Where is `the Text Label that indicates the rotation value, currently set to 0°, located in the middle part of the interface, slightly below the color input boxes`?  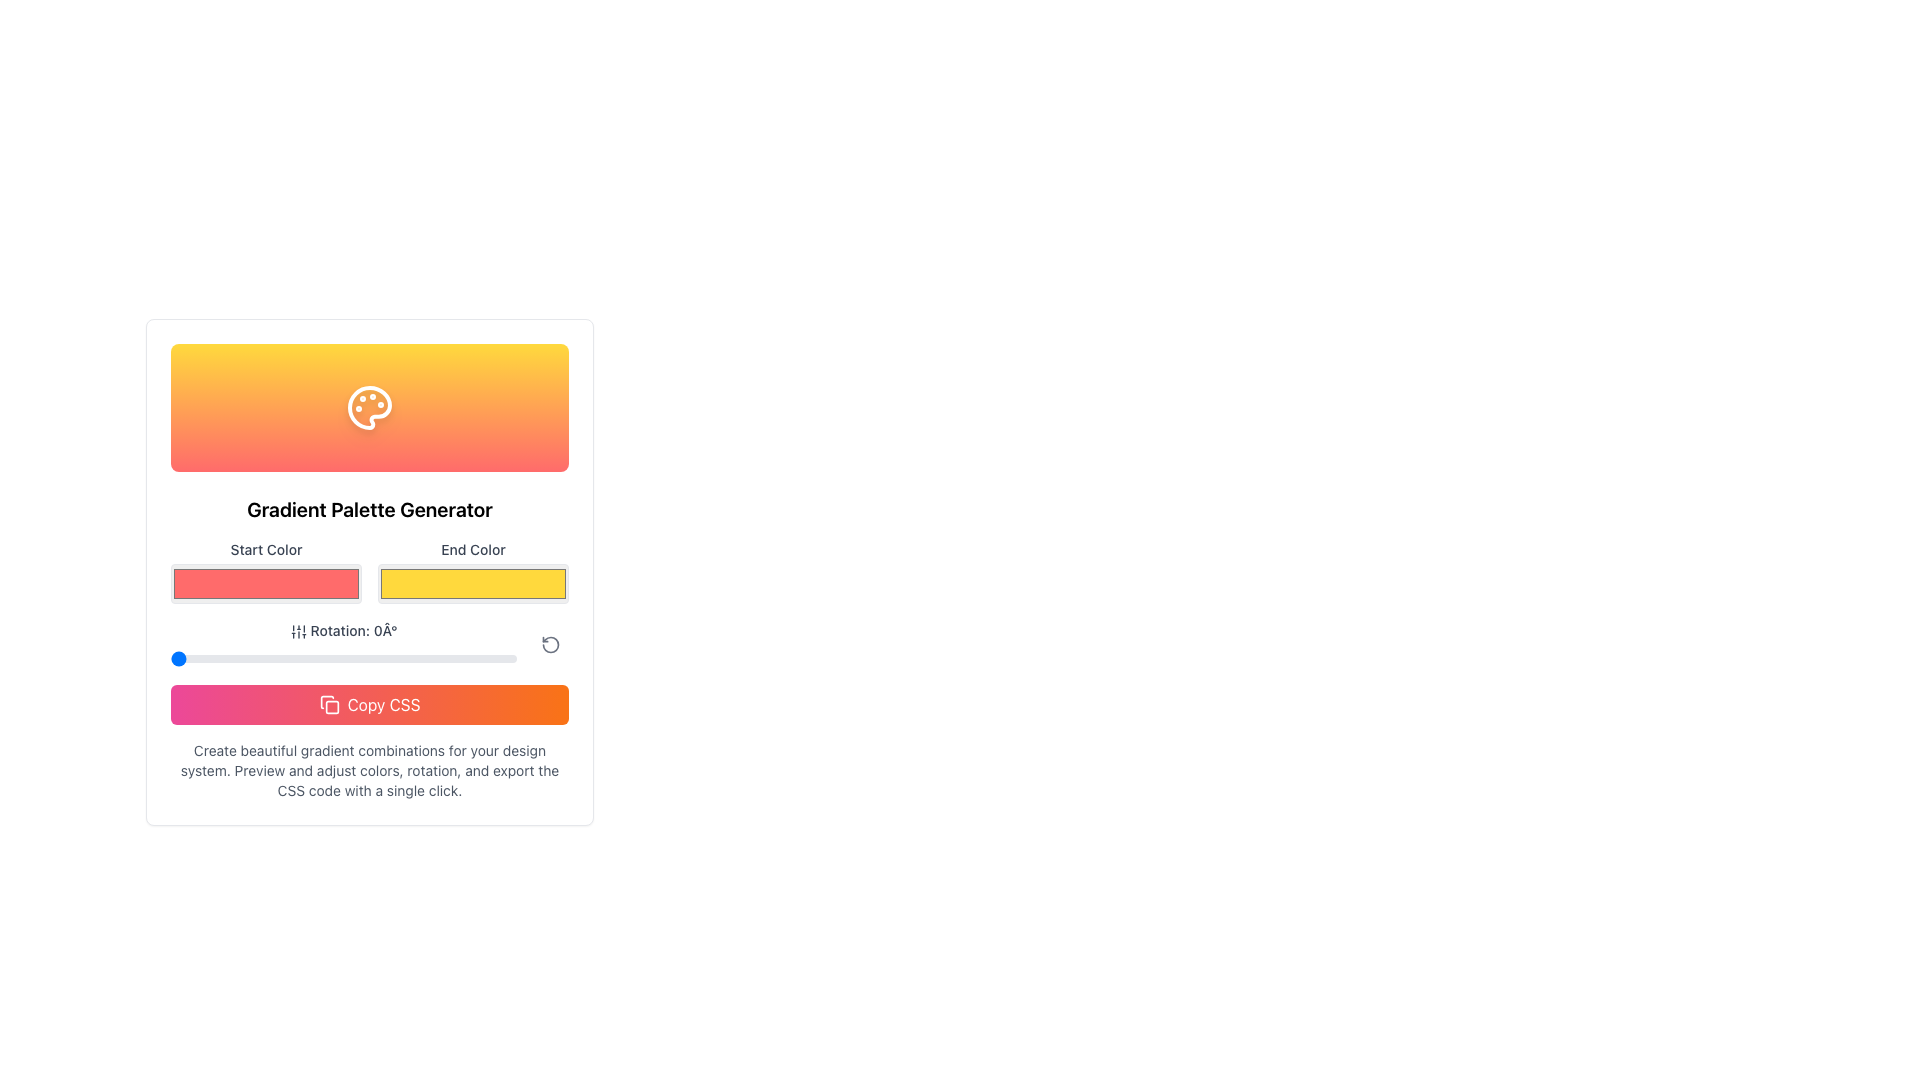
the Text Label that indicates the rotation value, currently set to 0°, located in the middle part of the interface, slightly below the color input boxes is located at coordinates (344, 631).